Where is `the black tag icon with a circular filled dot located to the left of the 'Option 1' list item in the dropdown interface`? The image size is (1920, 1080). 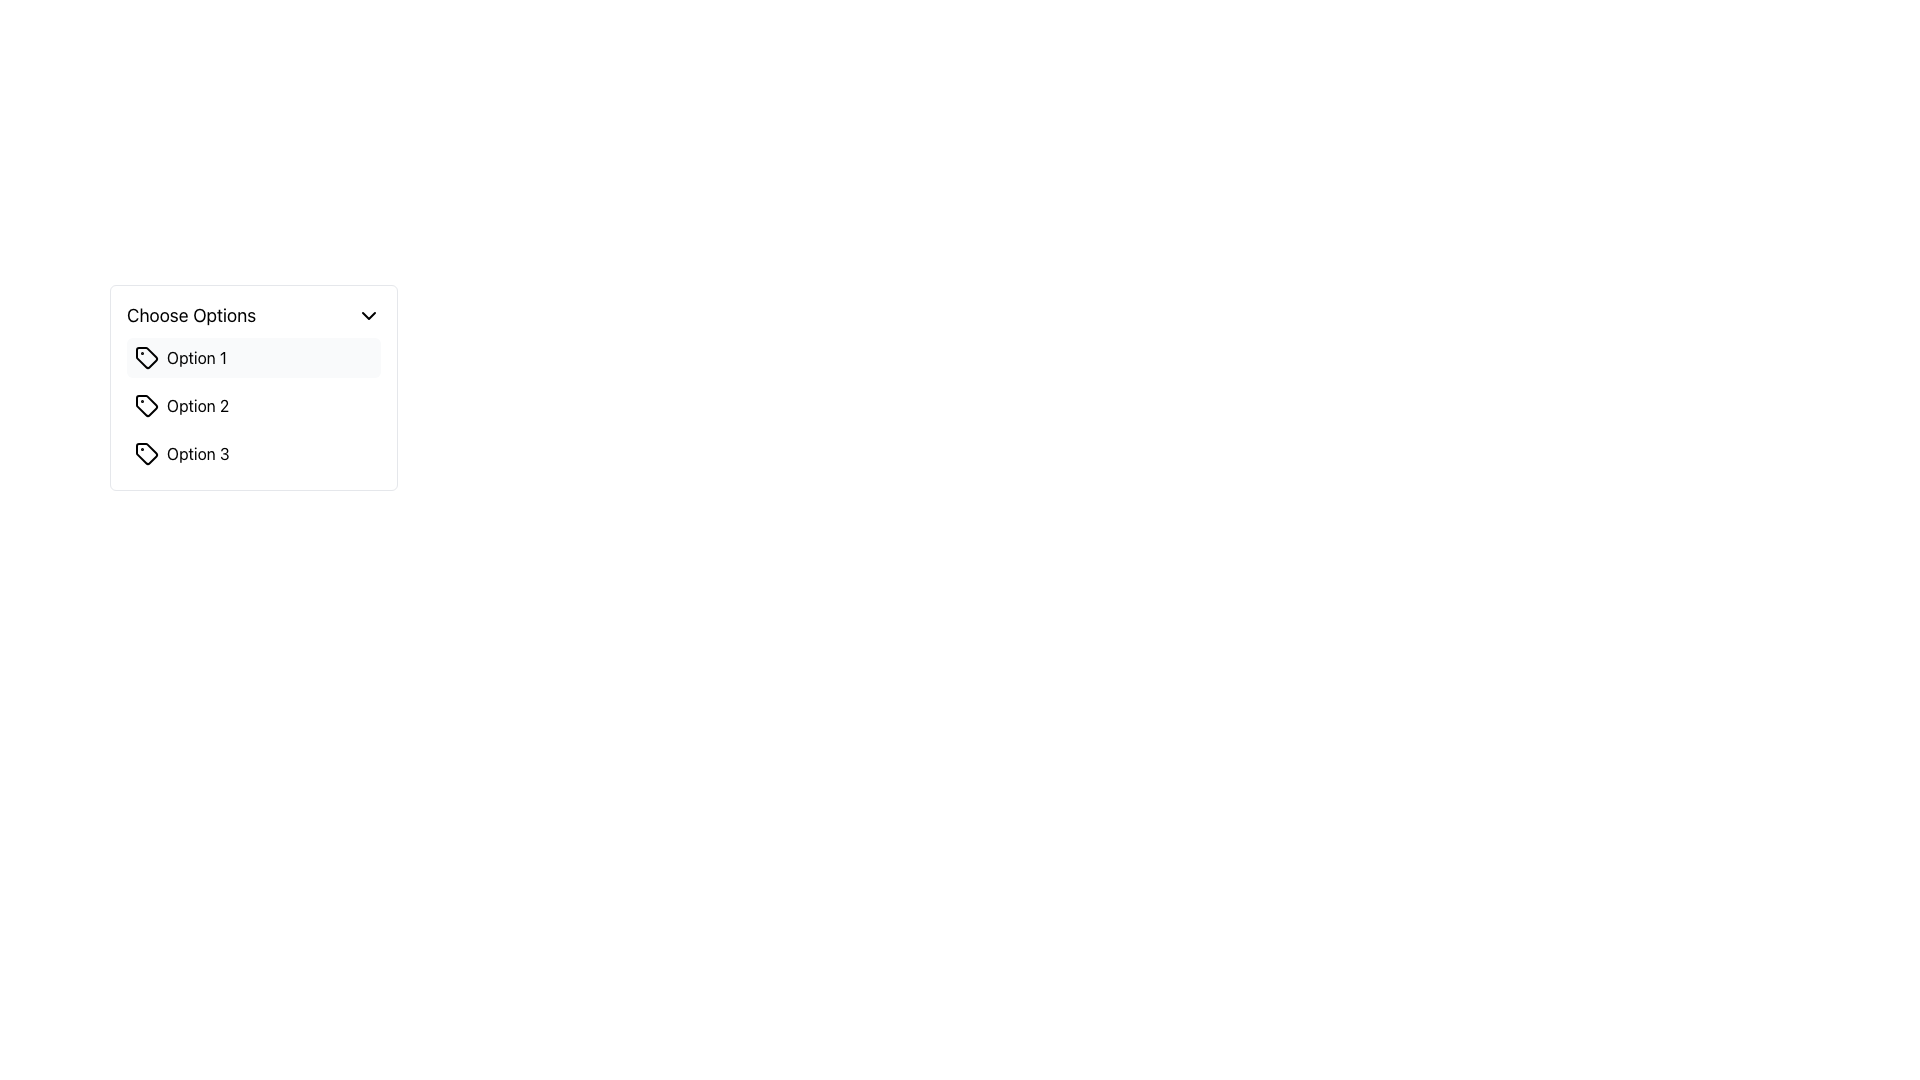
the black tag icon with a circular filled dot located to the left of the 'Option 1' list item in the dropdown interface is located at coordinates (146, 357).